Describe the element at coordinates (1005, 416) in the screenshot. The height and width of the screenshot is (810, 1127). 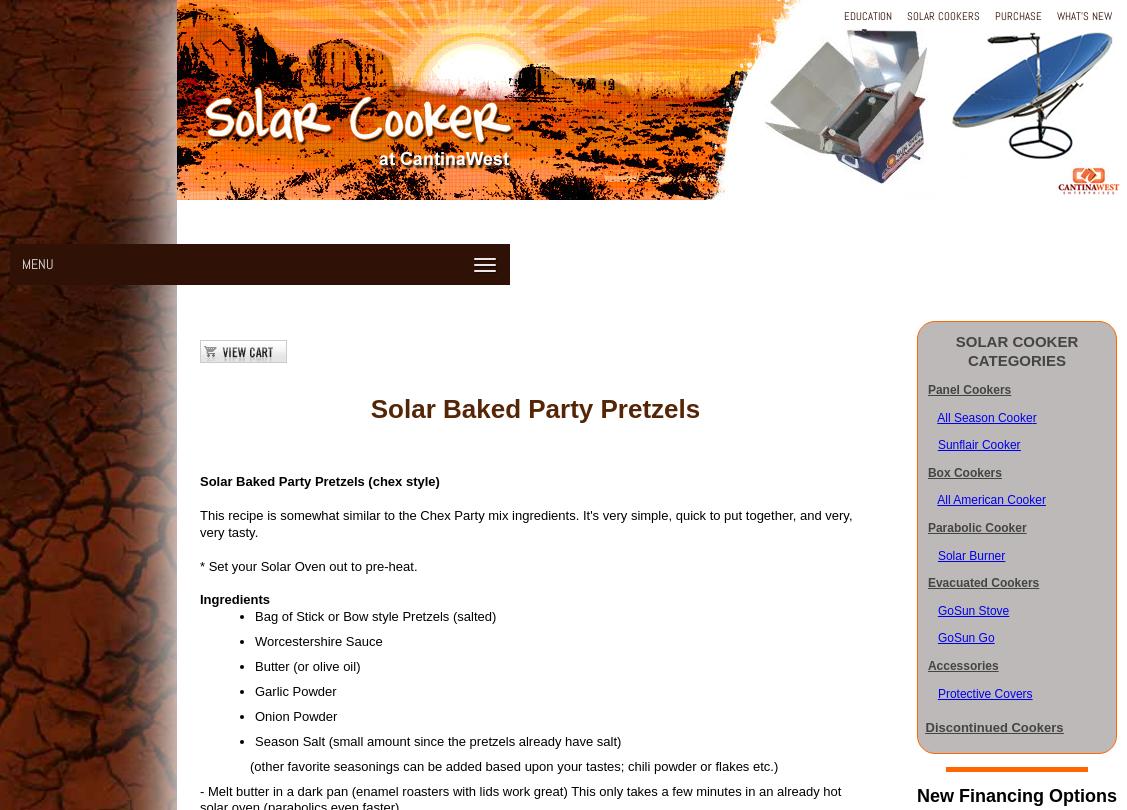
I see `'on Cooke'` at that location.